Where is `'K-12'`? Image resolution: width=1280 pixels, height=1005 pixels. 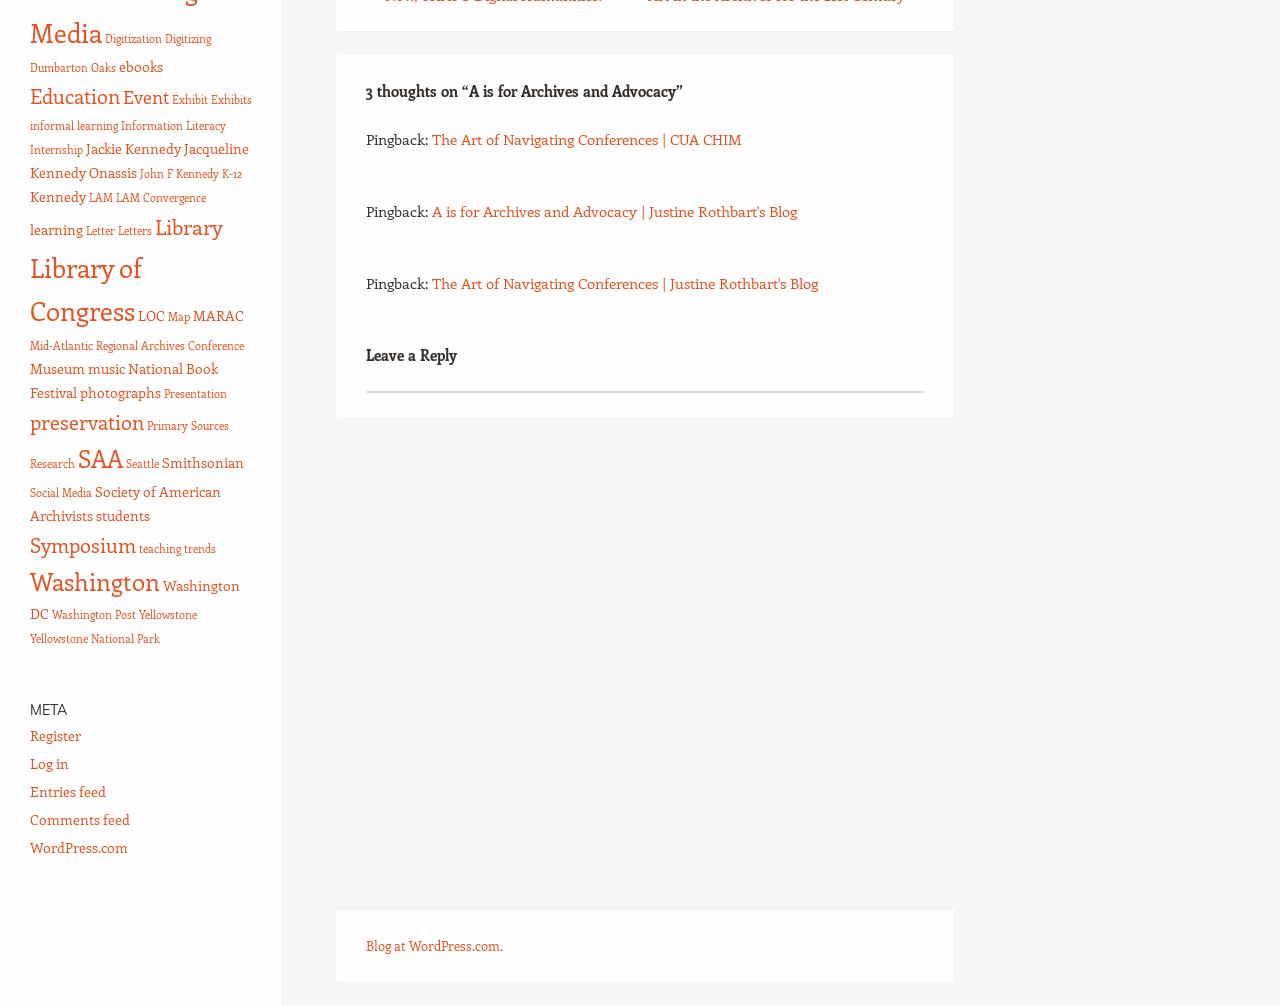
'K-12' is located at coordinates (231, 172).